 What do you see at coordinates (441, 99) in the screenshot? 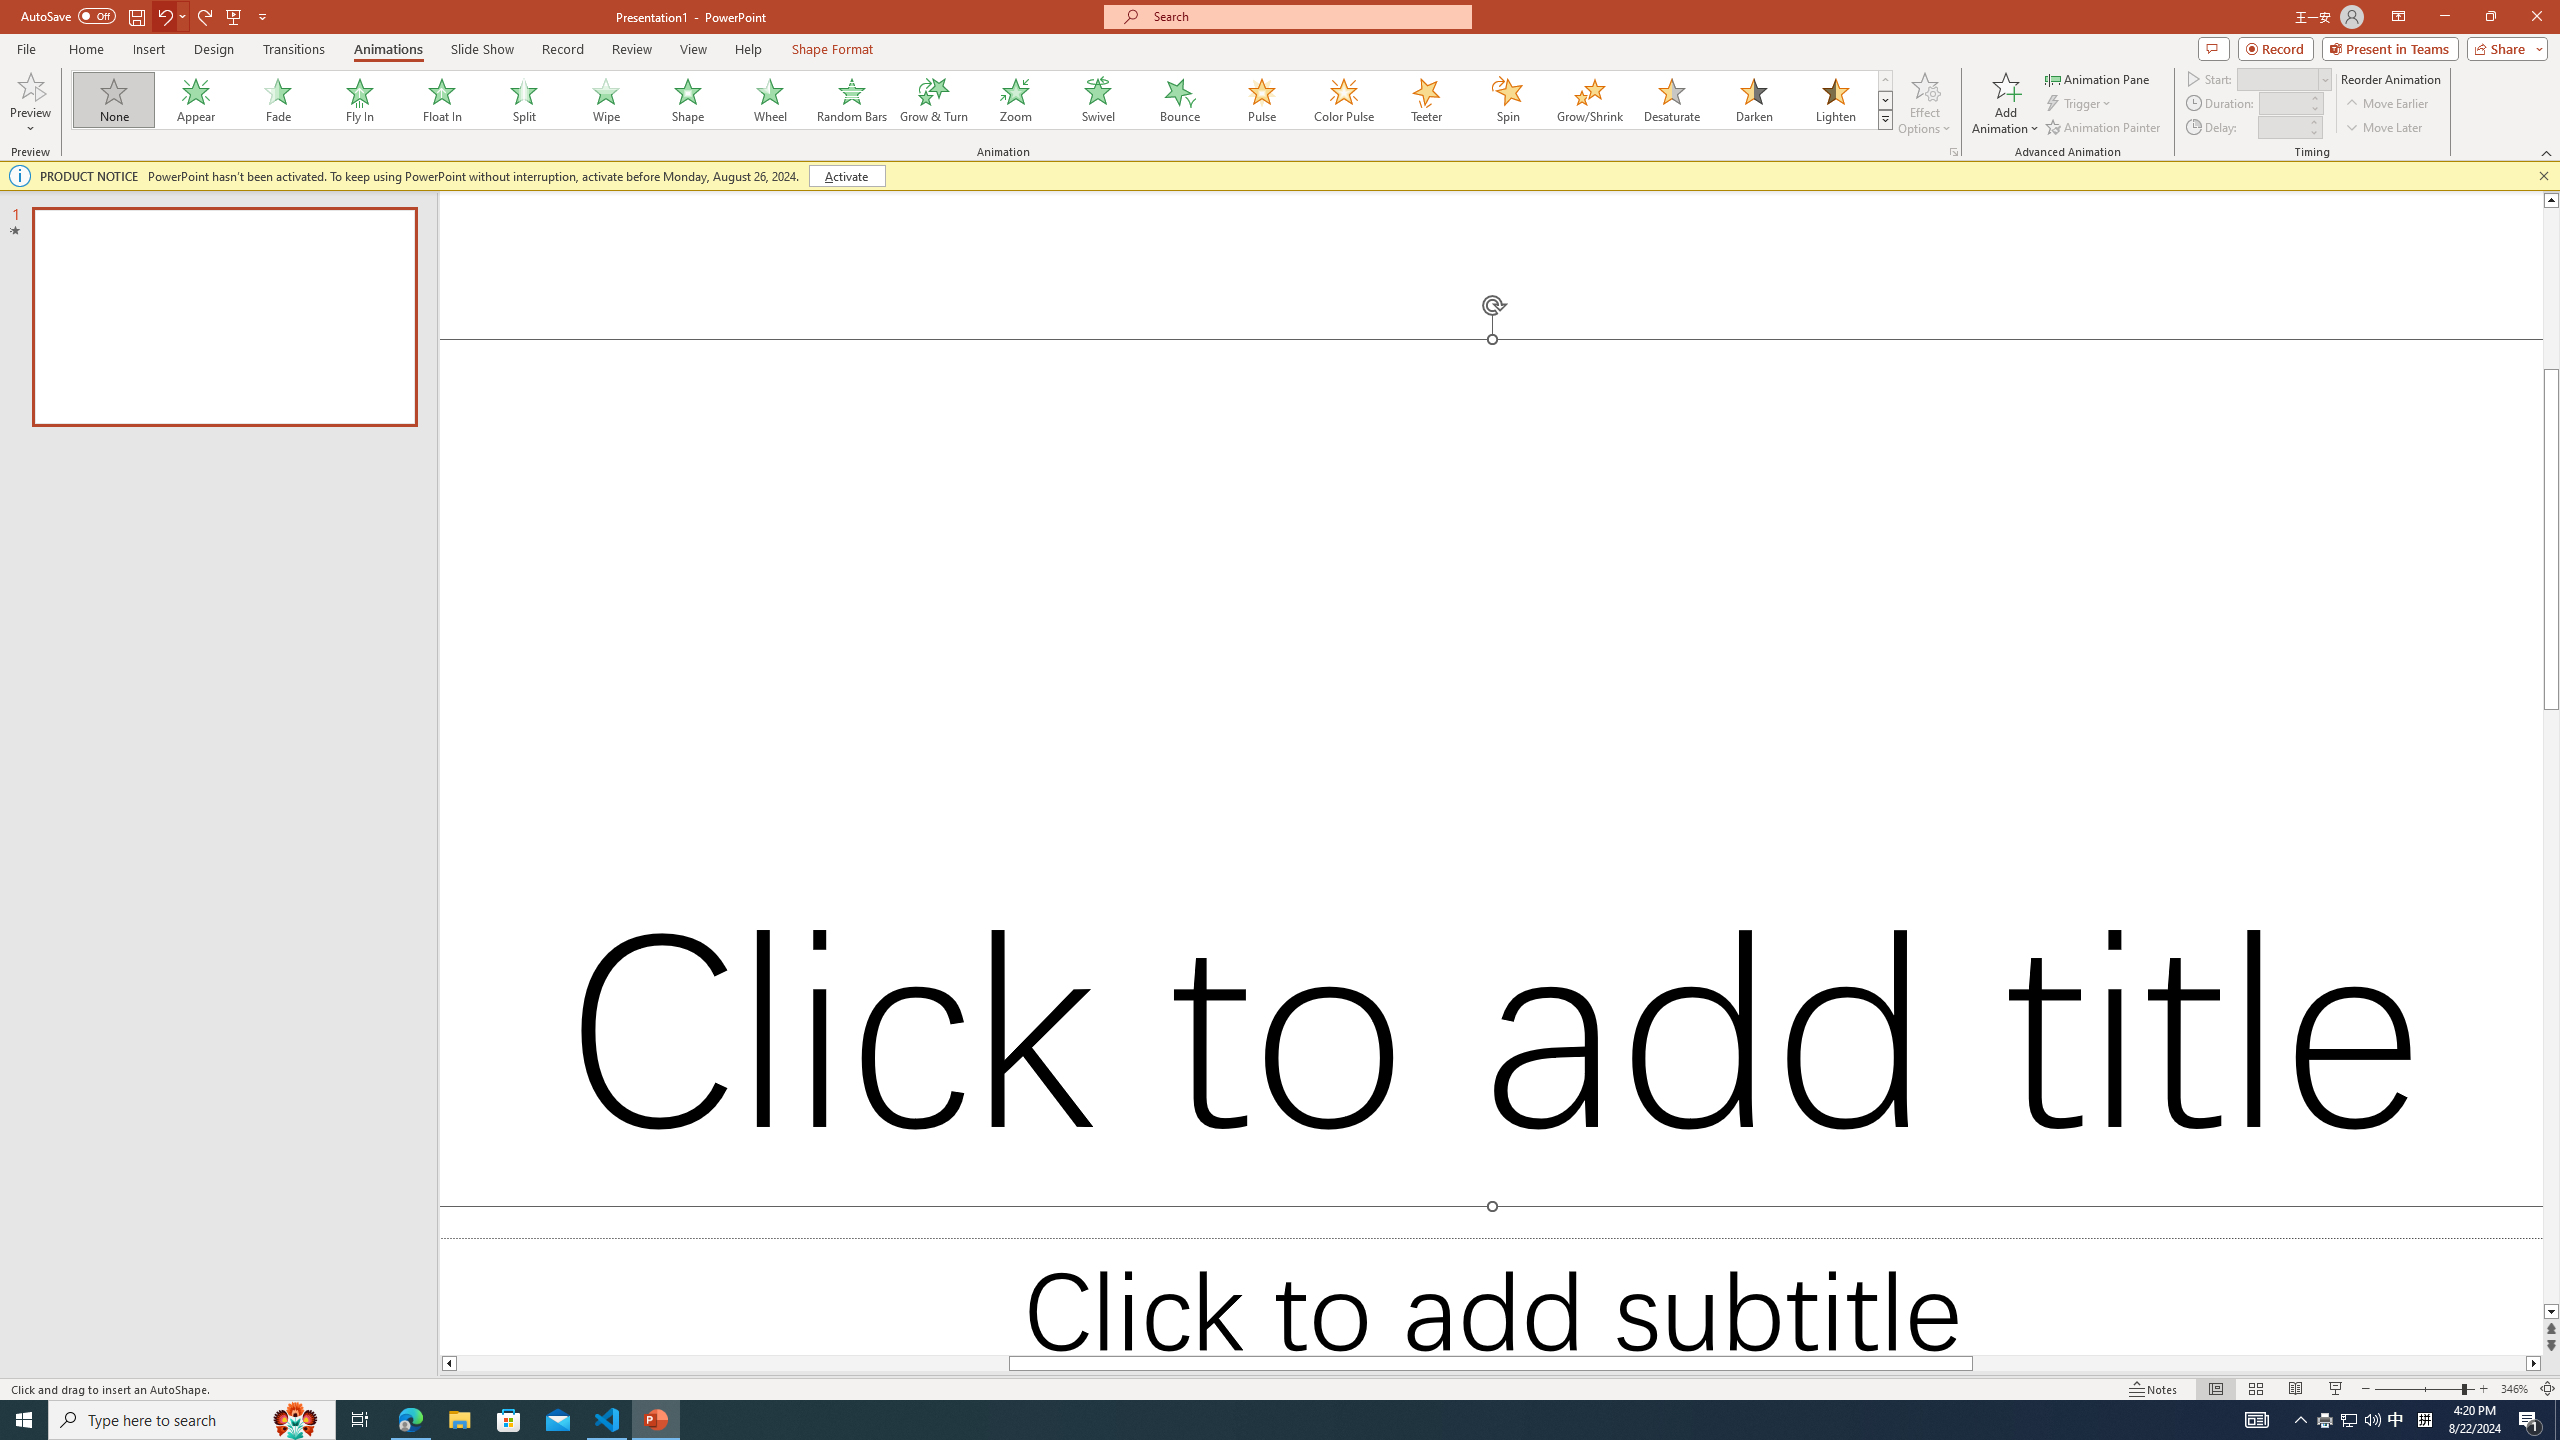
I see `'Float In'` at bounding box center [441, 99].